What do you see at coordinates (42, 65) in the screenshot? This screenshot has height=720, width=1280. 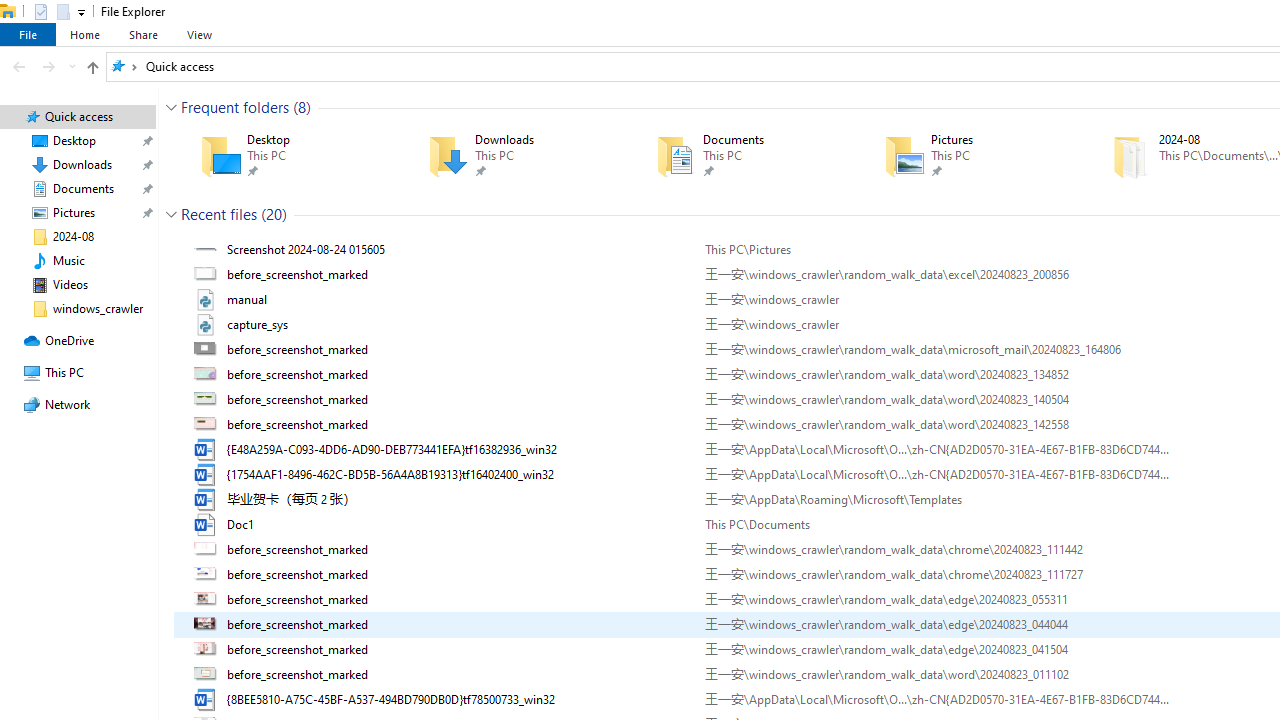 I see `'Navigation buttons'` at bounding box center [42, 65].